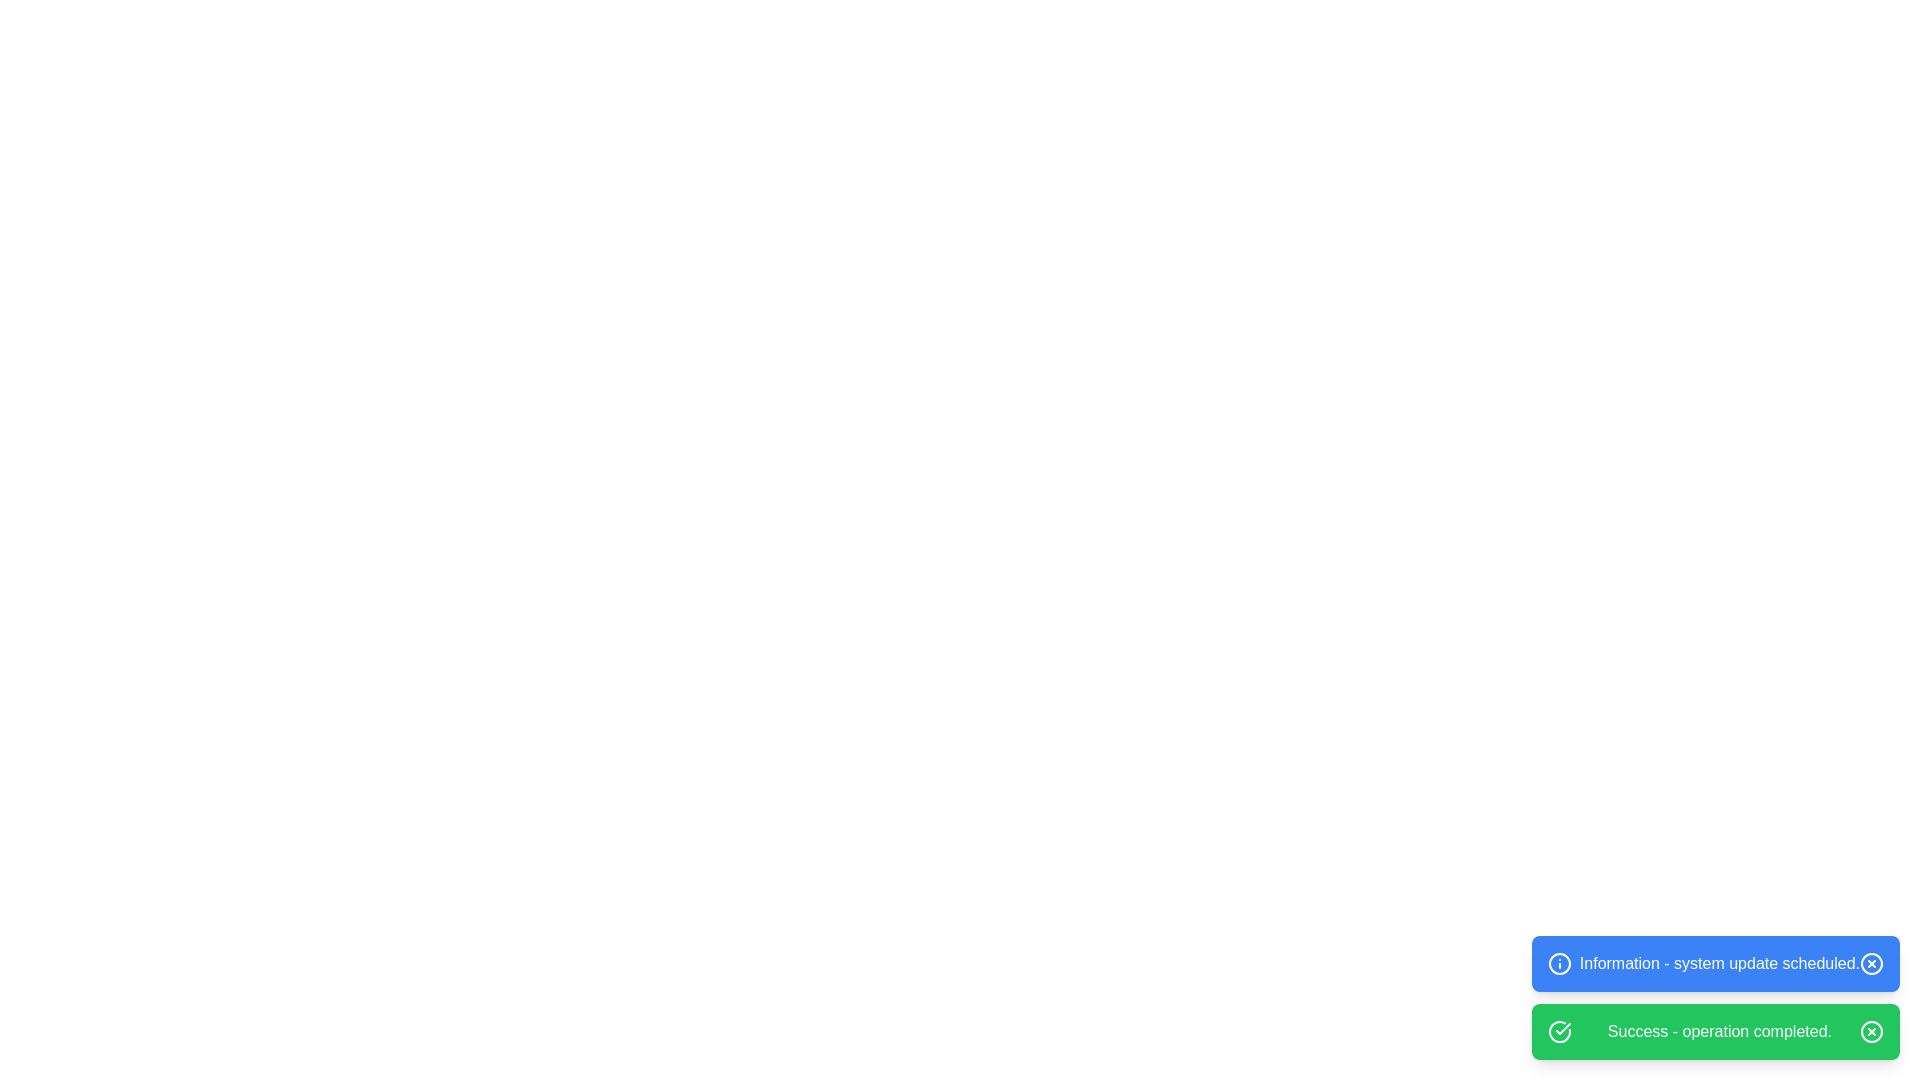  Describe the element at coordinates (1871, 1032) in the screenshot. I see `the close button located in the top-right corner of the 'Success - operation completed.' notification` at that location.